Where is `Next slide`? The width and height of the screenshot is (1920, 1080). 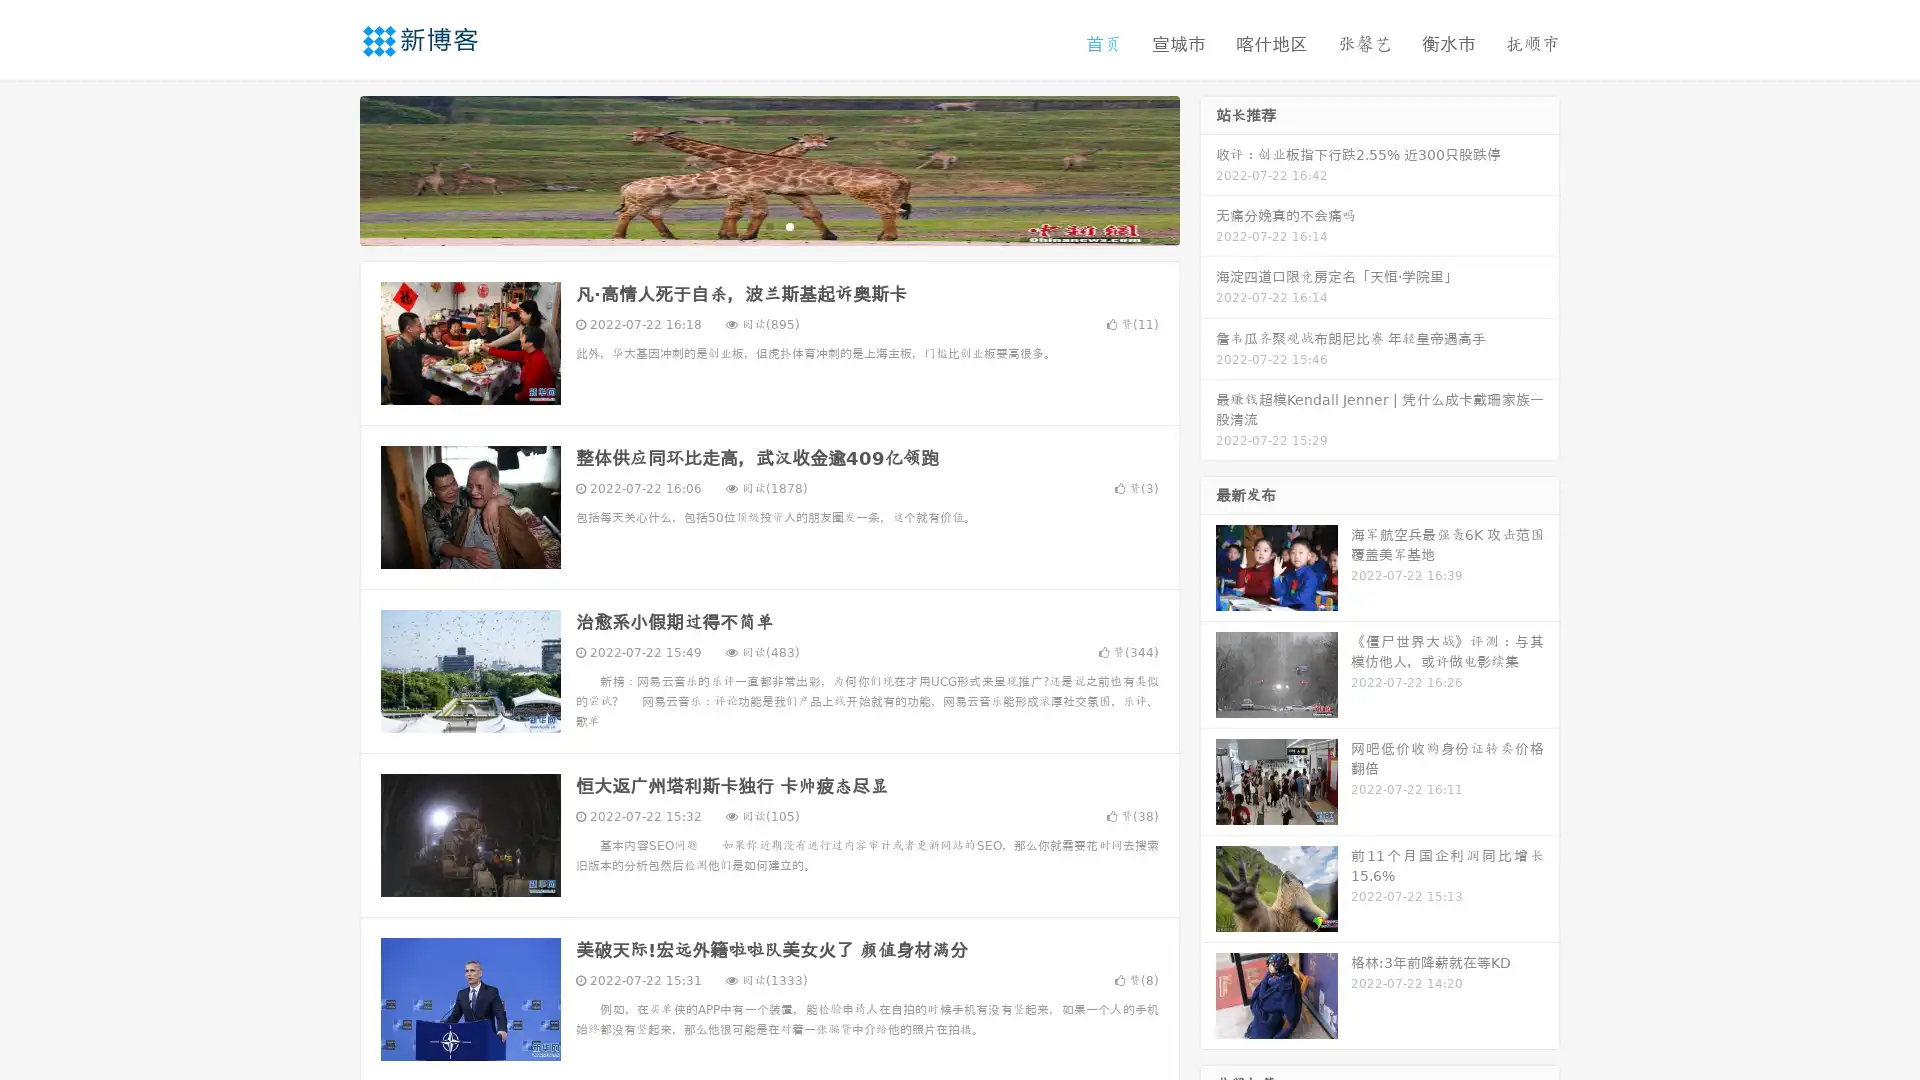 Next slide is located at coordinates (1208, 168).